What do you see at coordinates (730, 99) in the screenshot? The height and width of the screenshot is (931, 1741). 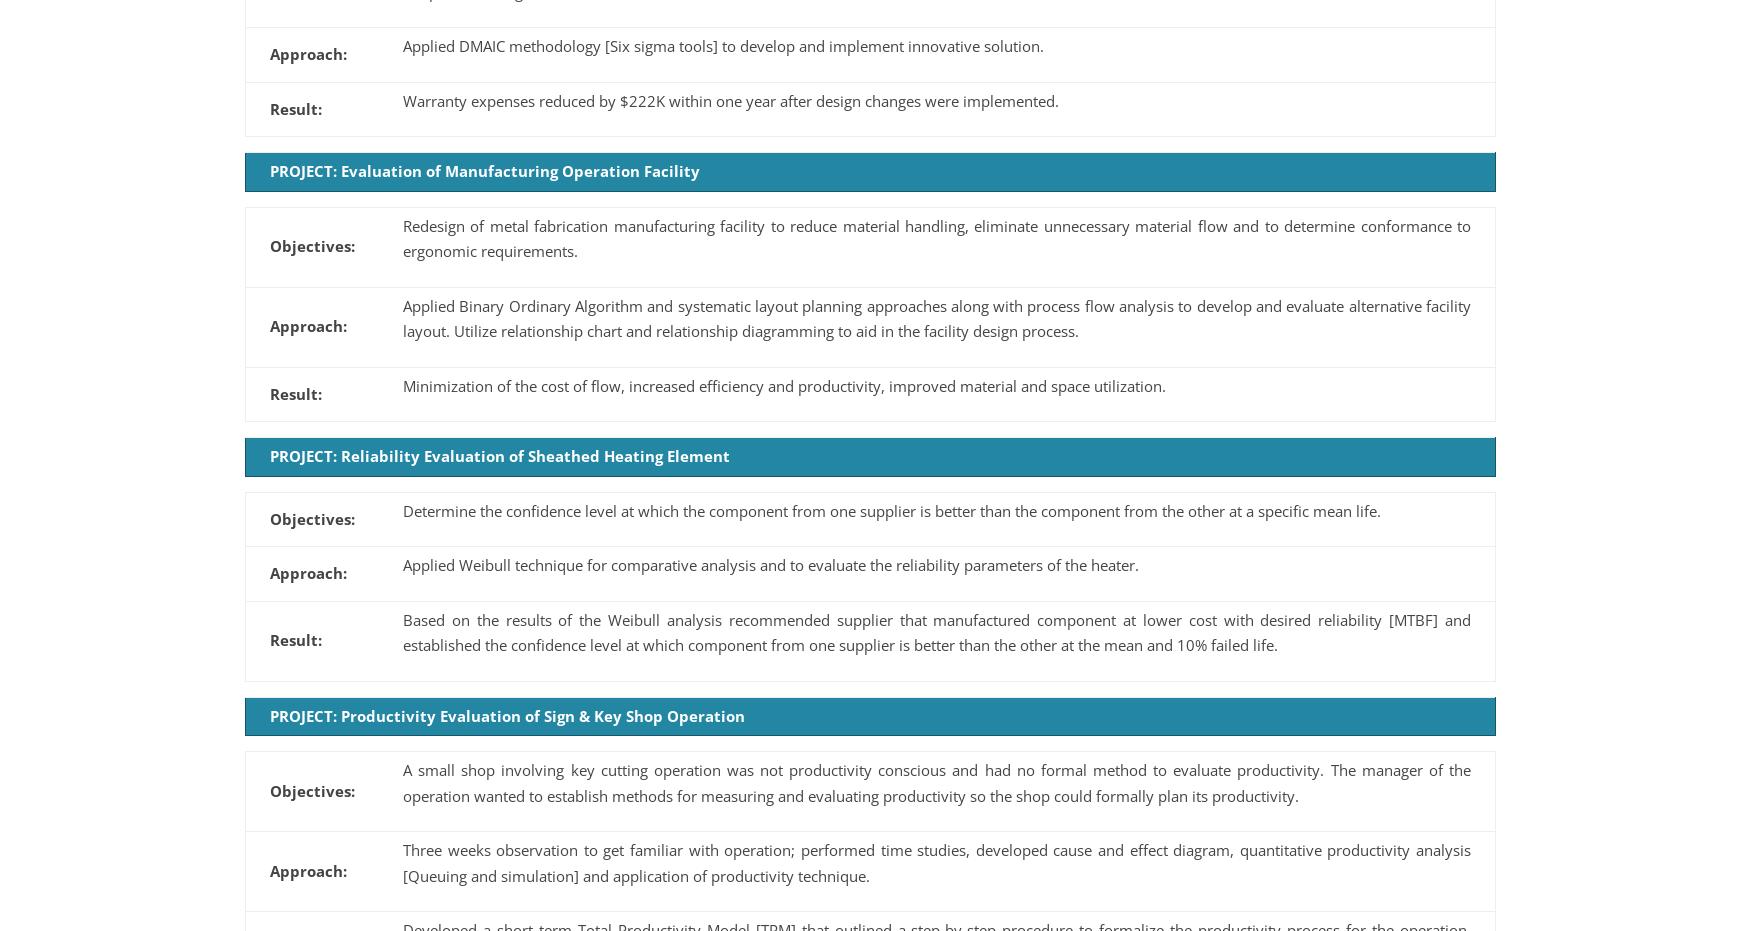 I see `'Warranty expenses reduced by $222K within one year after design changes were implemented.'` at bounding box center [730, 99].